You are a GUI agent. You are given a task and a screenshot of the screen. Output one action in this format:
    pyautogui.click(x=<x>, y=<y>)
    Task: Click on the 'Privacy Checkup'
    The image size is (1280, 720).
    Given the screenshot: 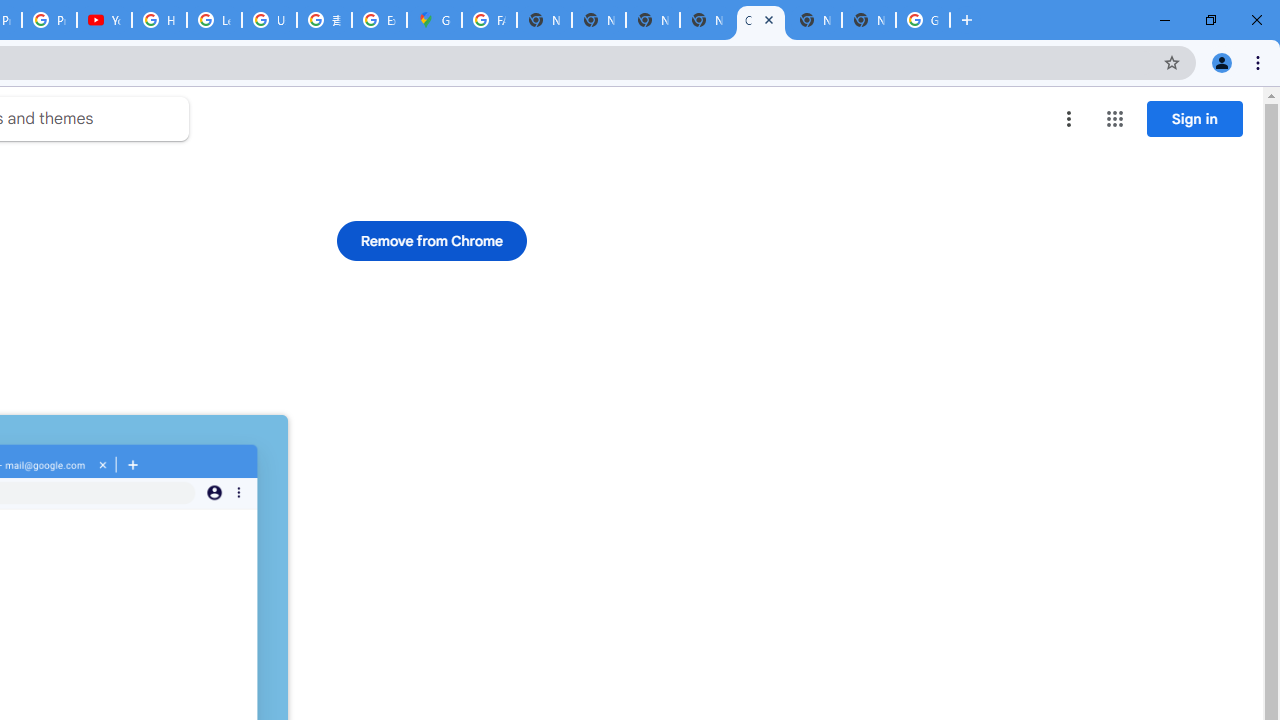 What is the action you would take?
    pyautogui.click(x=49, y=20)
    